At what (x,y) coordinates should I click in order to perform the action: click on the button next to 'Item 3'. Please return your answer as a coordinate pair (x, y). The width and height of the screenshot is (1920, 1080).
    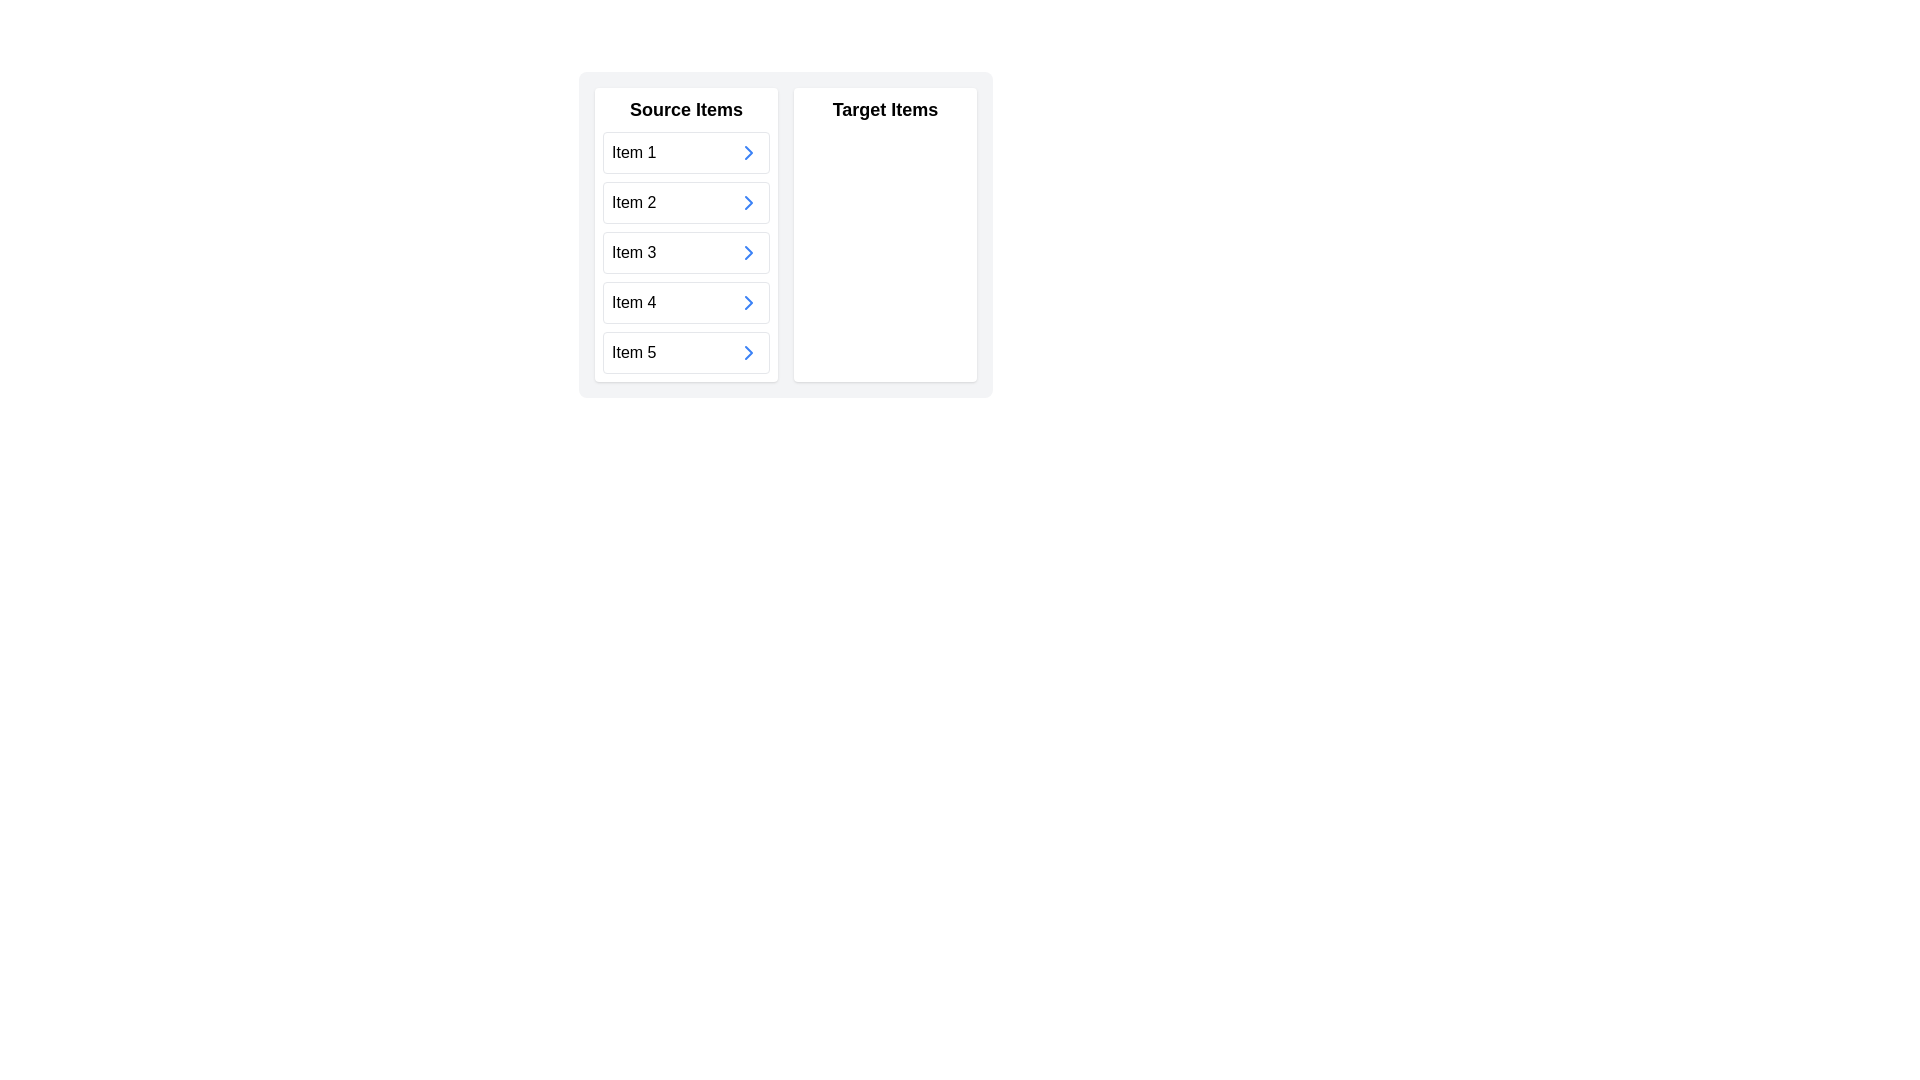
    Looking at the image, I should click on (747, 252).